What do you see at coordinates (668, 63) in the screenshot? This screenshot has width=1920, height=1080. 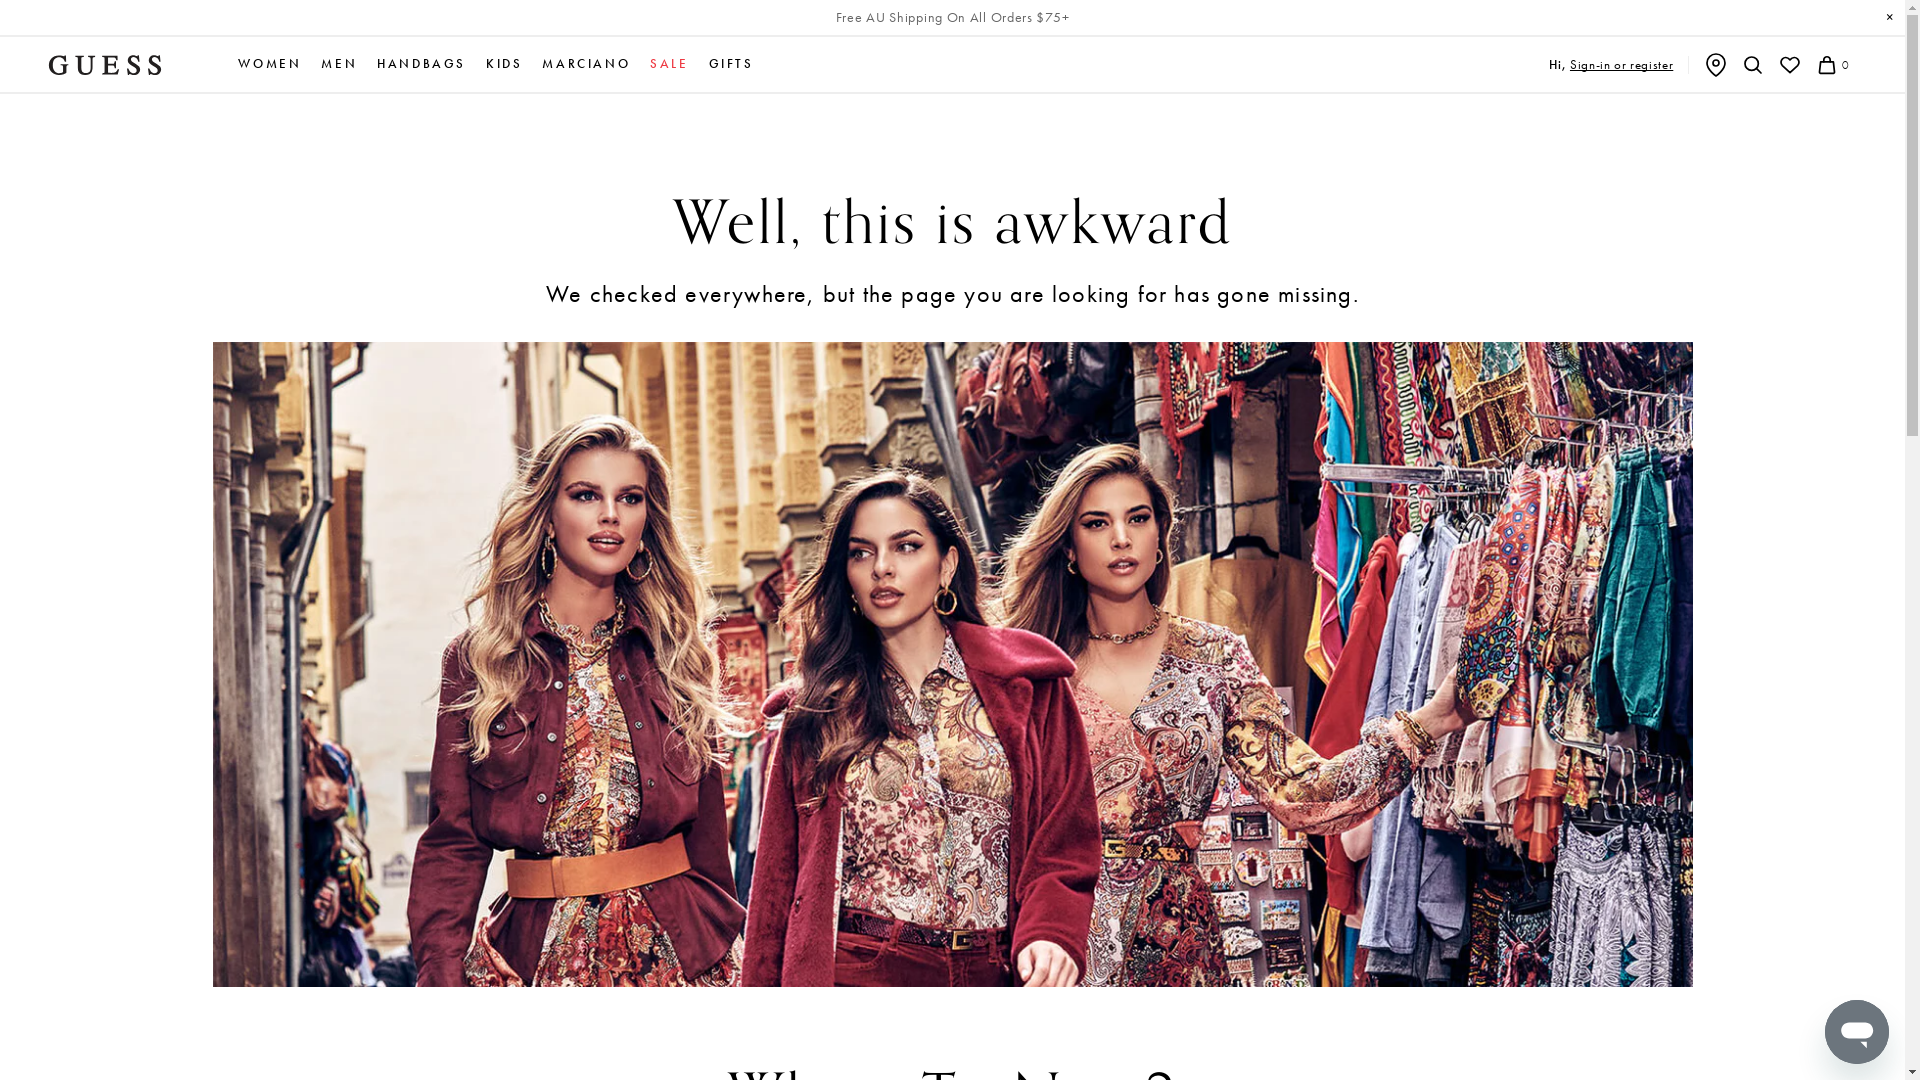 I see `'SALE'` at bounding box center [668, 63].